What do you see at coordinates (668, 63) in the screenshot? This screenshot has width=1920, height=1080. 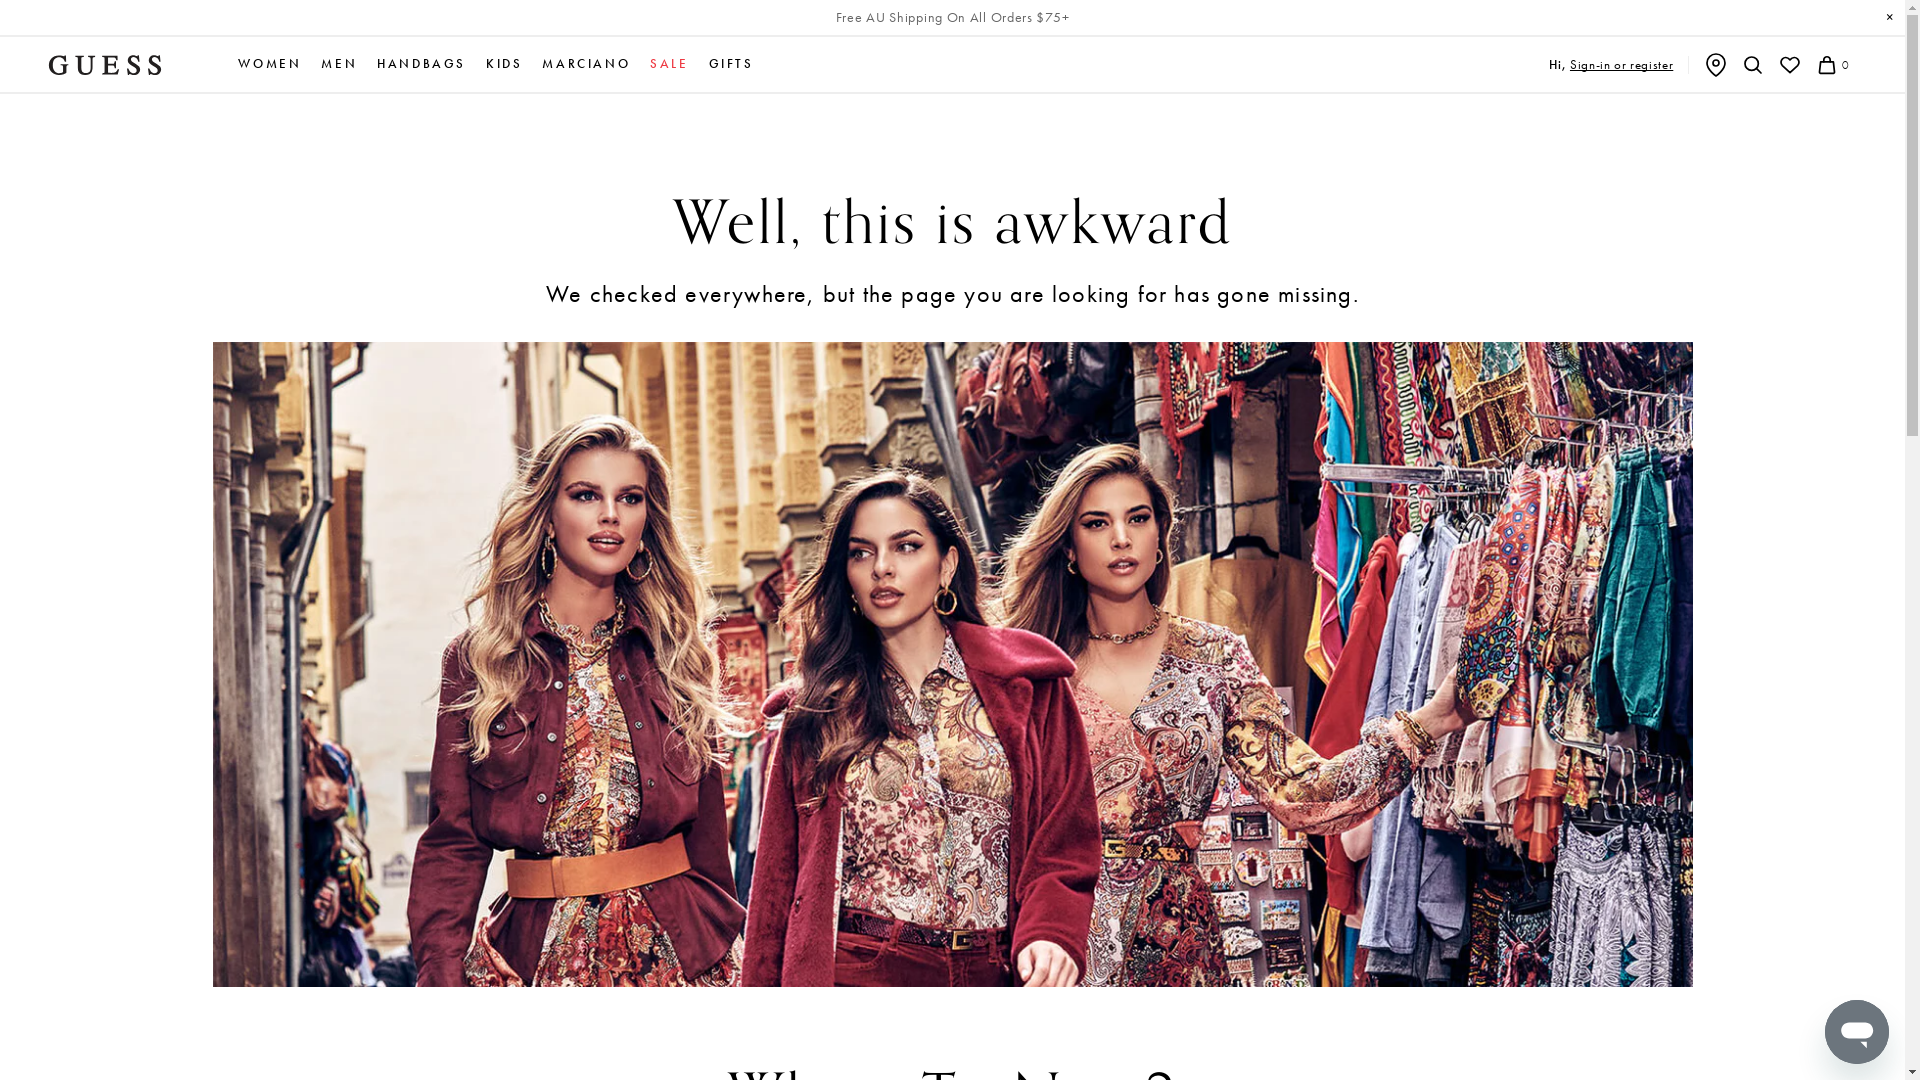 I see `'SALE'` at bounding box center [668, 63].